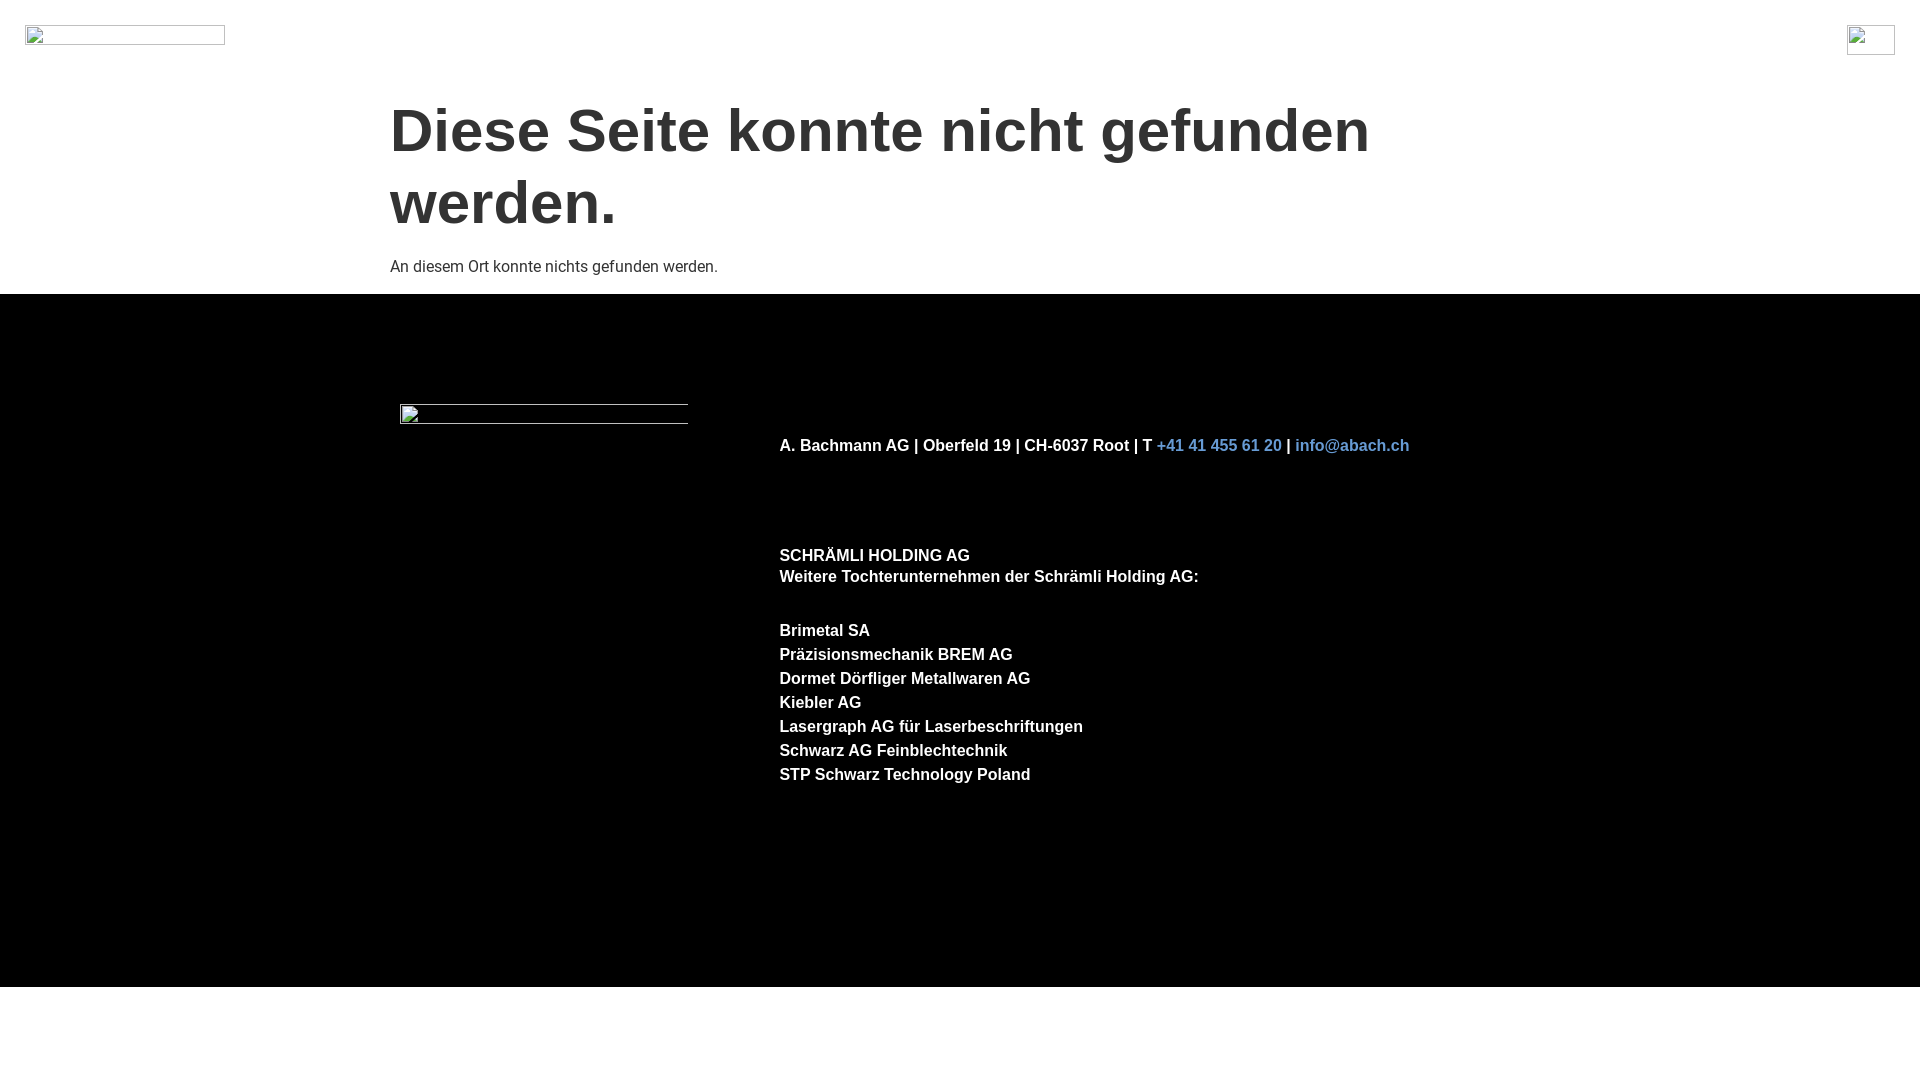 Image resolution: width=1920 pixels, height=1080 pixels. Describe the element at coordinates (820, 701) in the screenshot. I see `'Kiebler AG'` at that location.